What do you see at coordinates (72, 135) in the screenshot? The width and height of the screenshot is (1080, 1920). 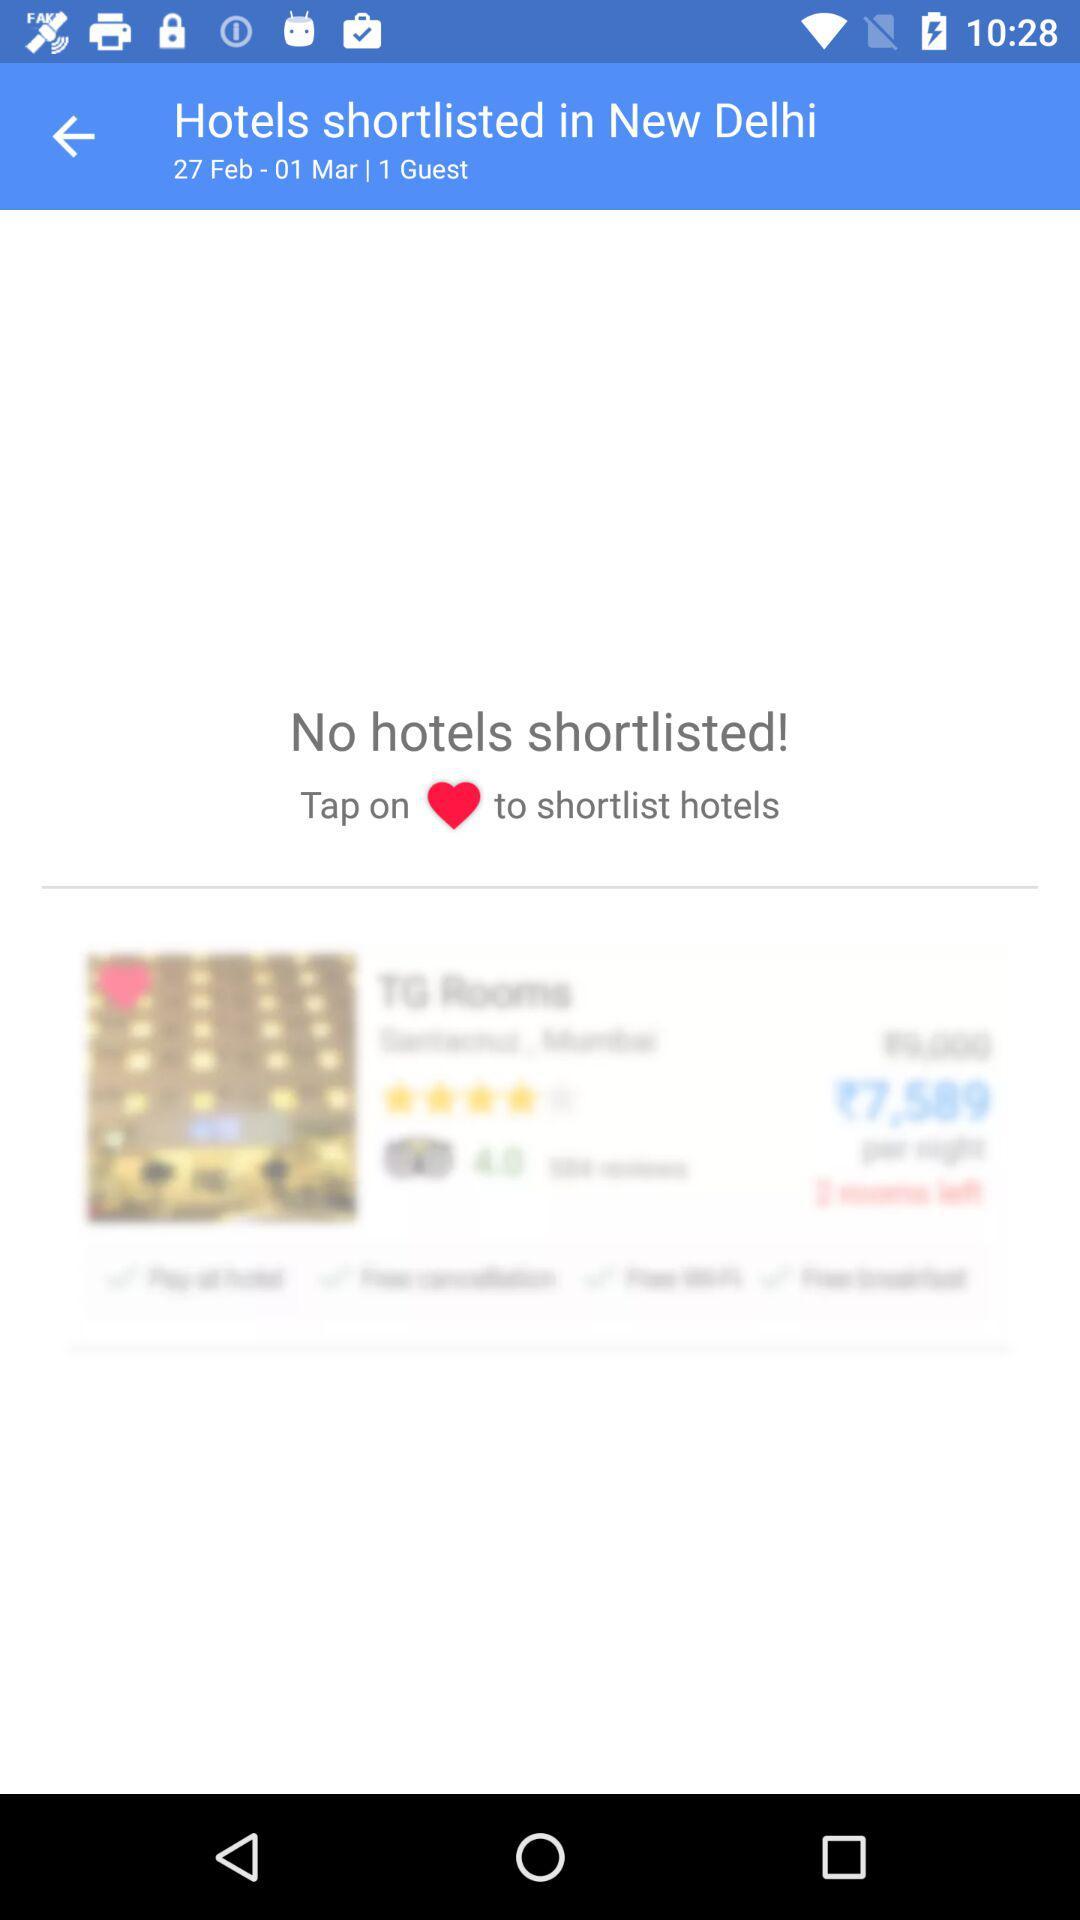 I see `icon to the left of the hotels shortlisted in icon` at bounding box center [72, 135].